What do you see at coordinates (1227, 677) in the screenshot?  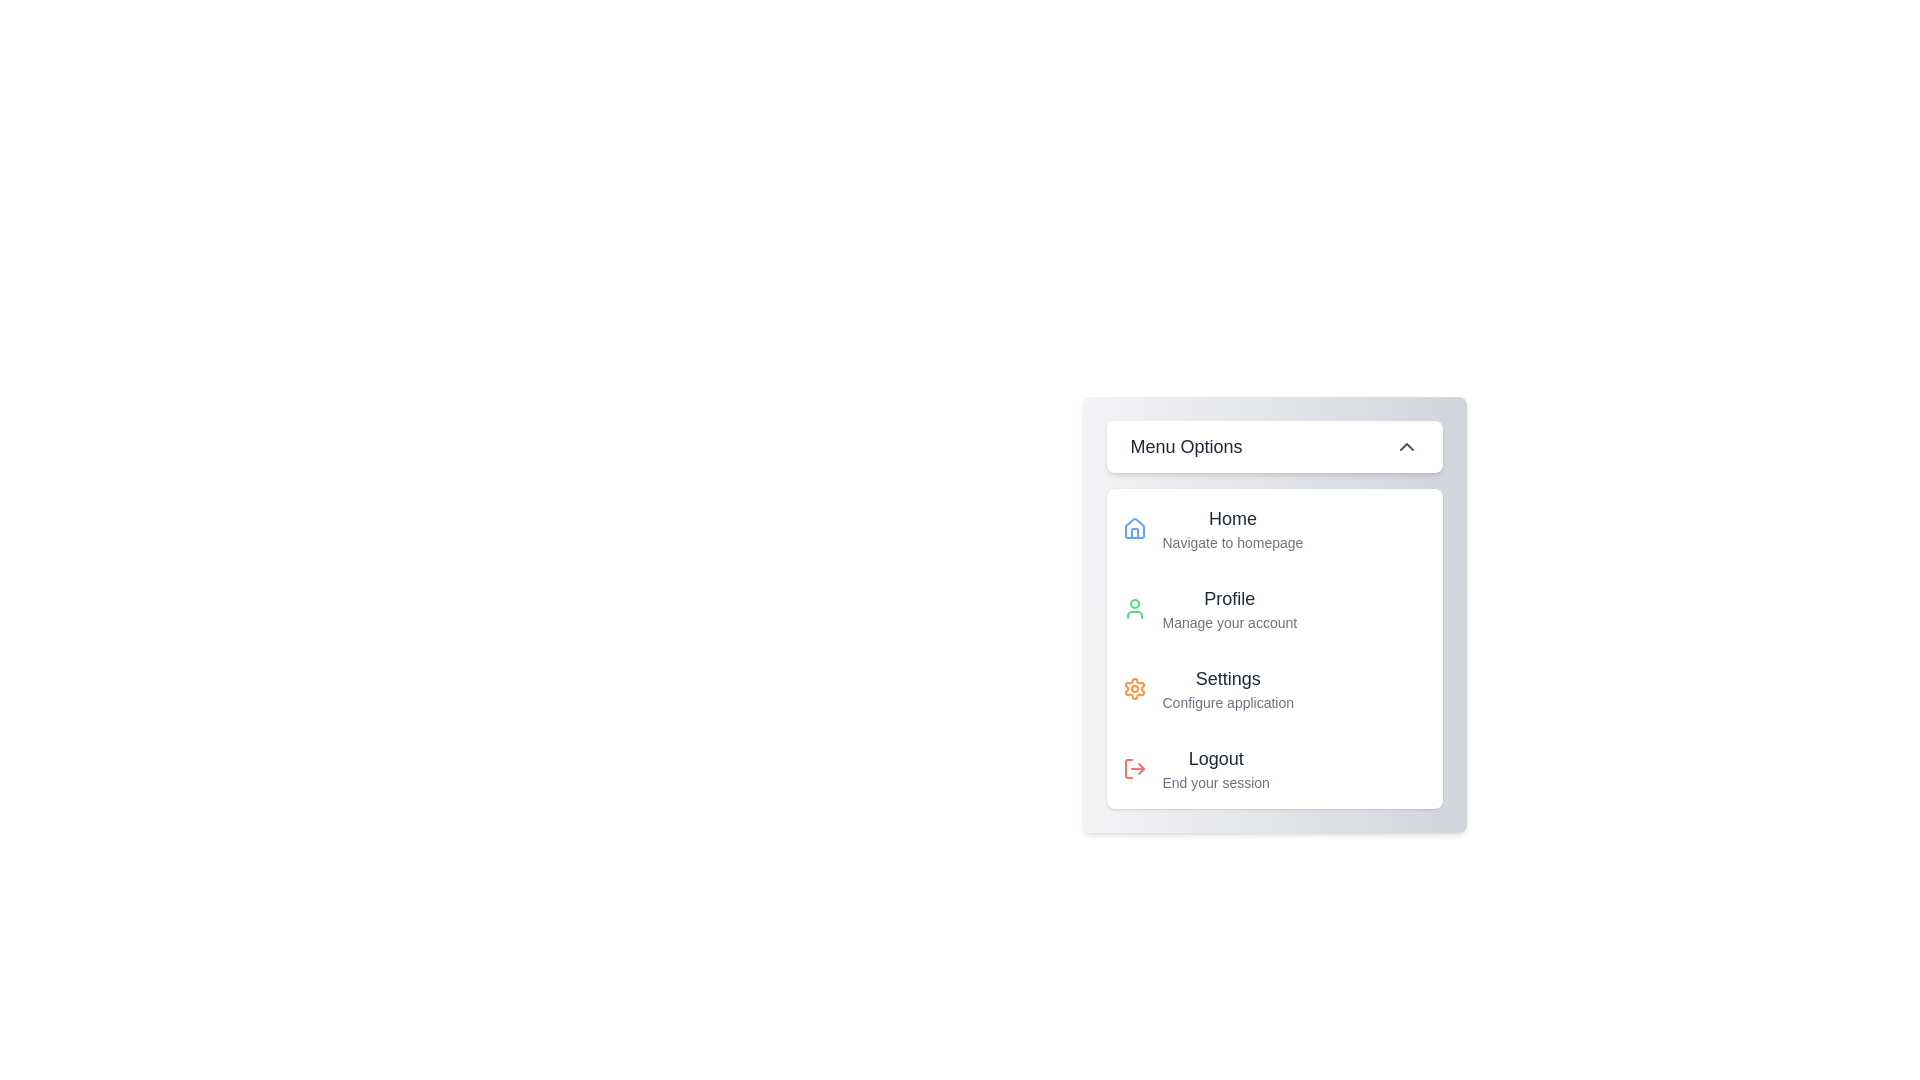 I see `the 'Settings' text label in the dropdown menu titled 'Menu Options', which is the third option in the list and has a bold grayish-black font` at bounding box center [1227, 677].